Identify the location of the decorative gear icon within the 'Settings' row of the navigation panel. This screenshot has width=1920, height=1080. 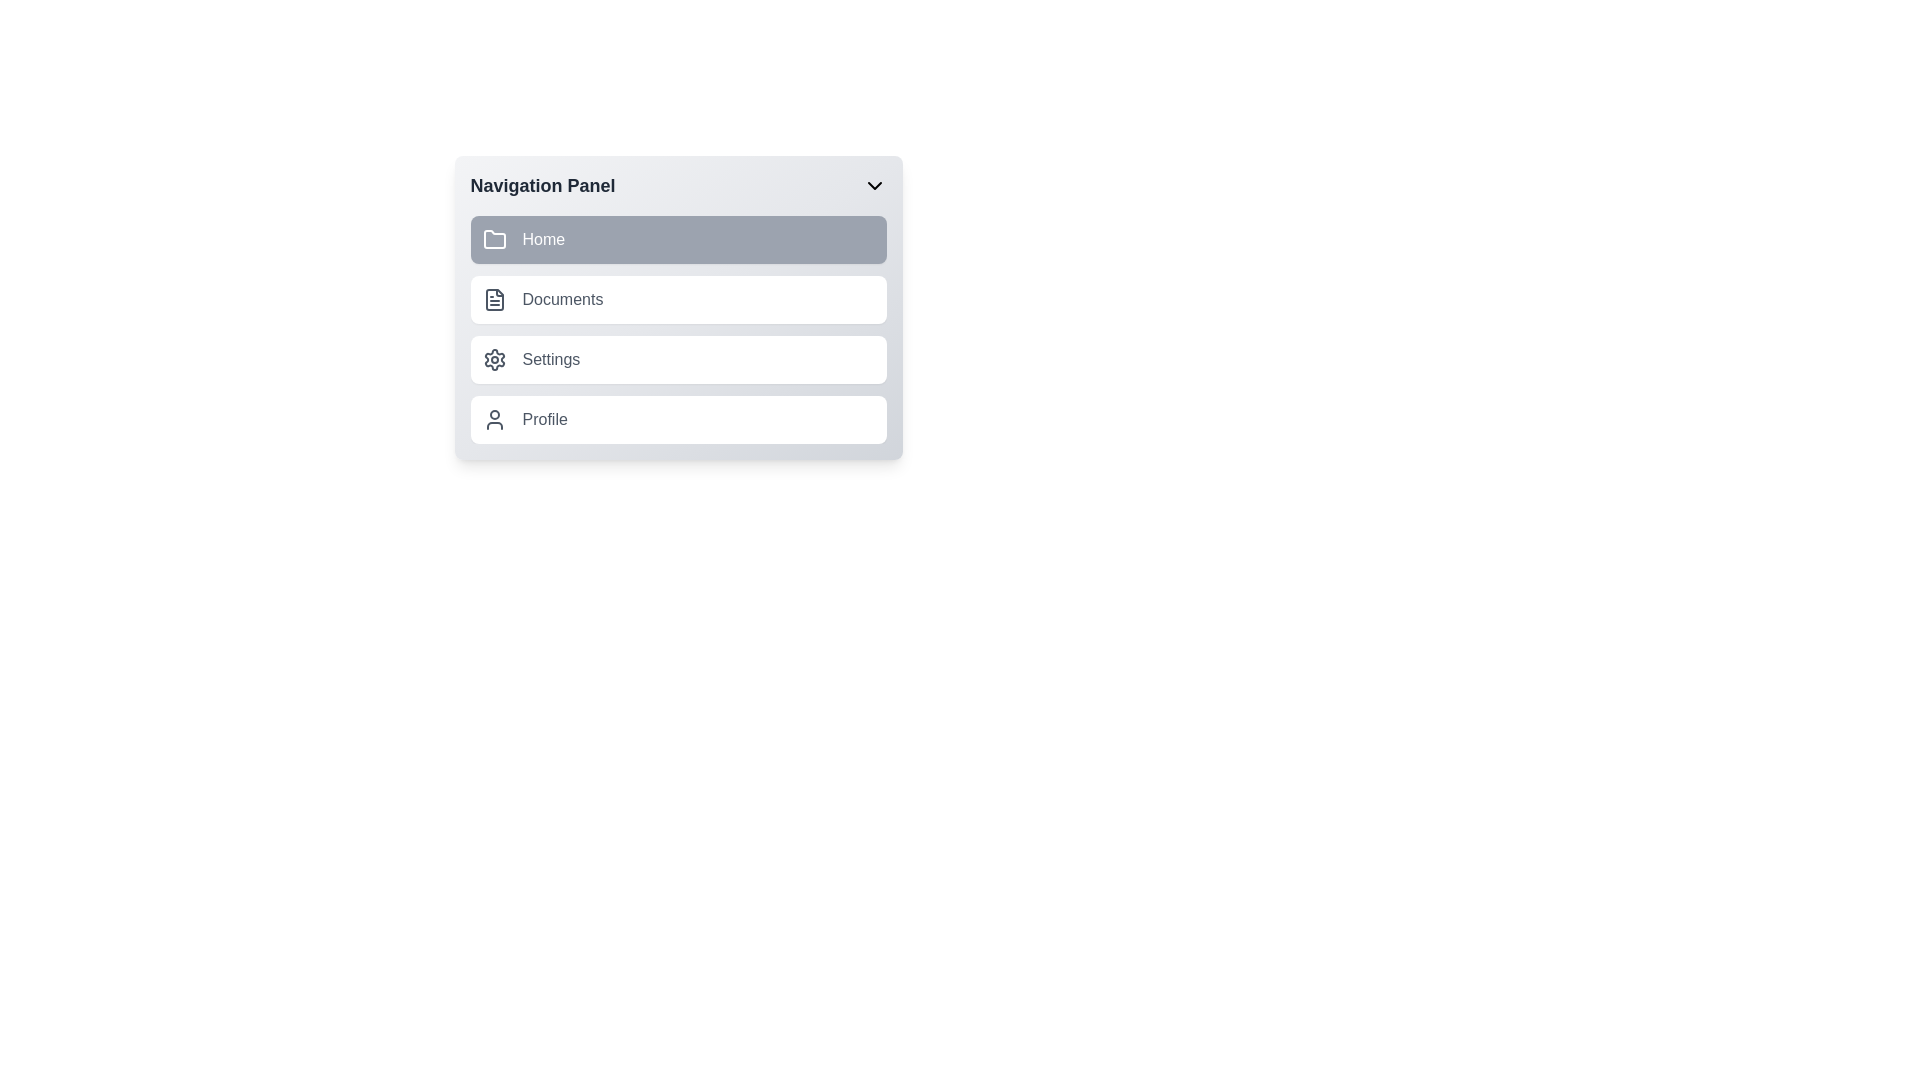
(494, 358).